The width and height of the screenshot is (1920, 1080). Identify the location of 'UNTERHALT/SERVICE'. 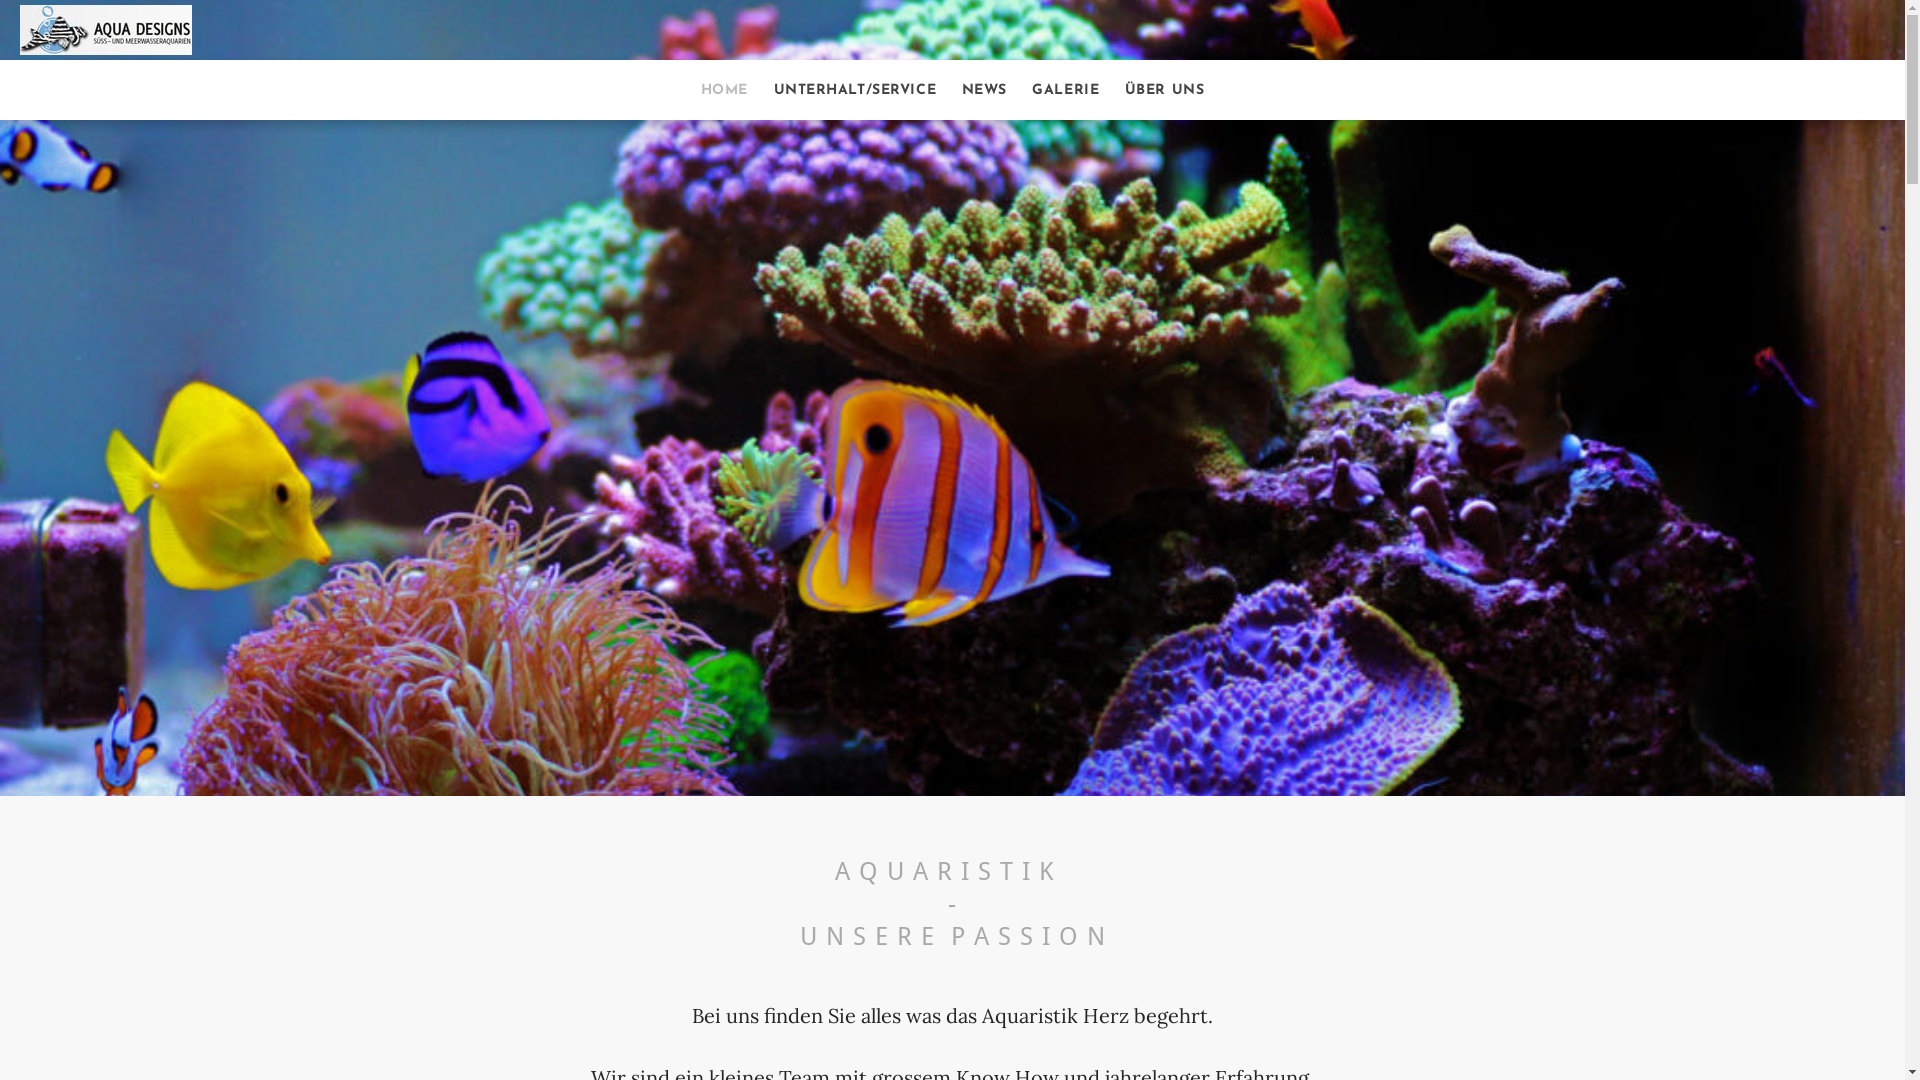
(772, 90).